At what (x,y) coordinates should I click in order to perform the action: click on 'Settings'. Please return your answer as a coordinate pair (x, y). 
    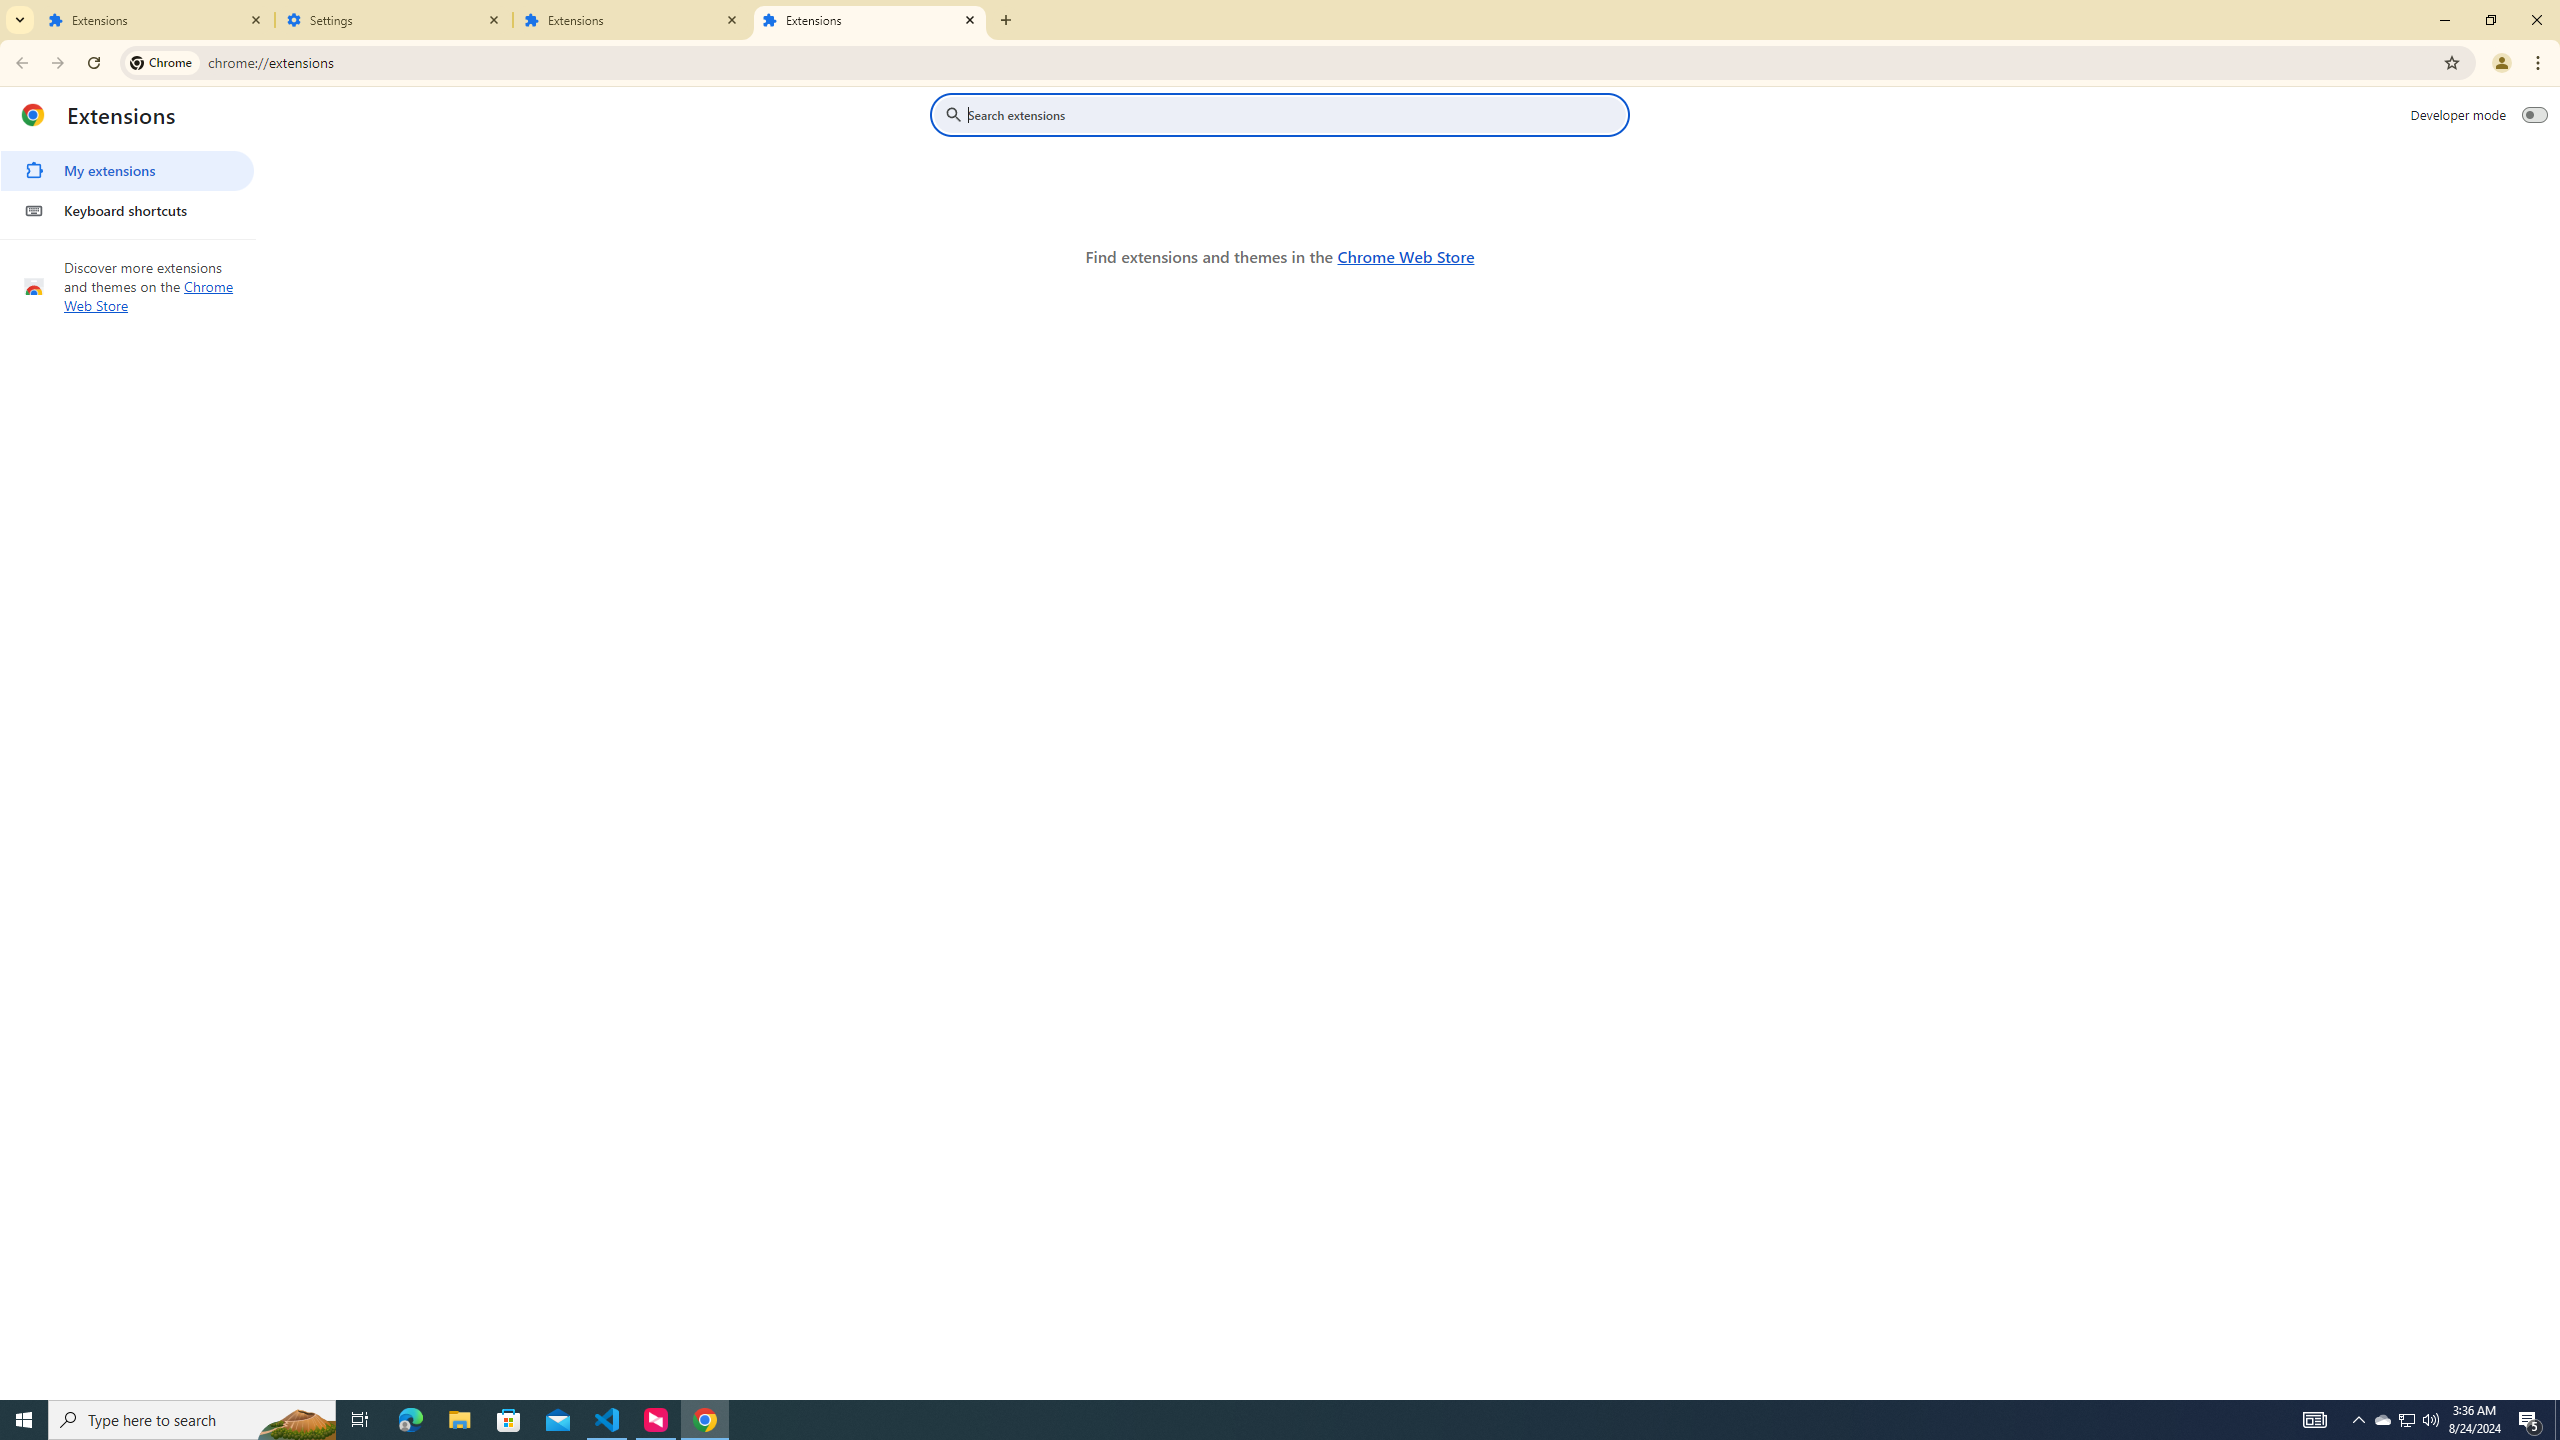
    Looking at the image, I should click on (394, 19).